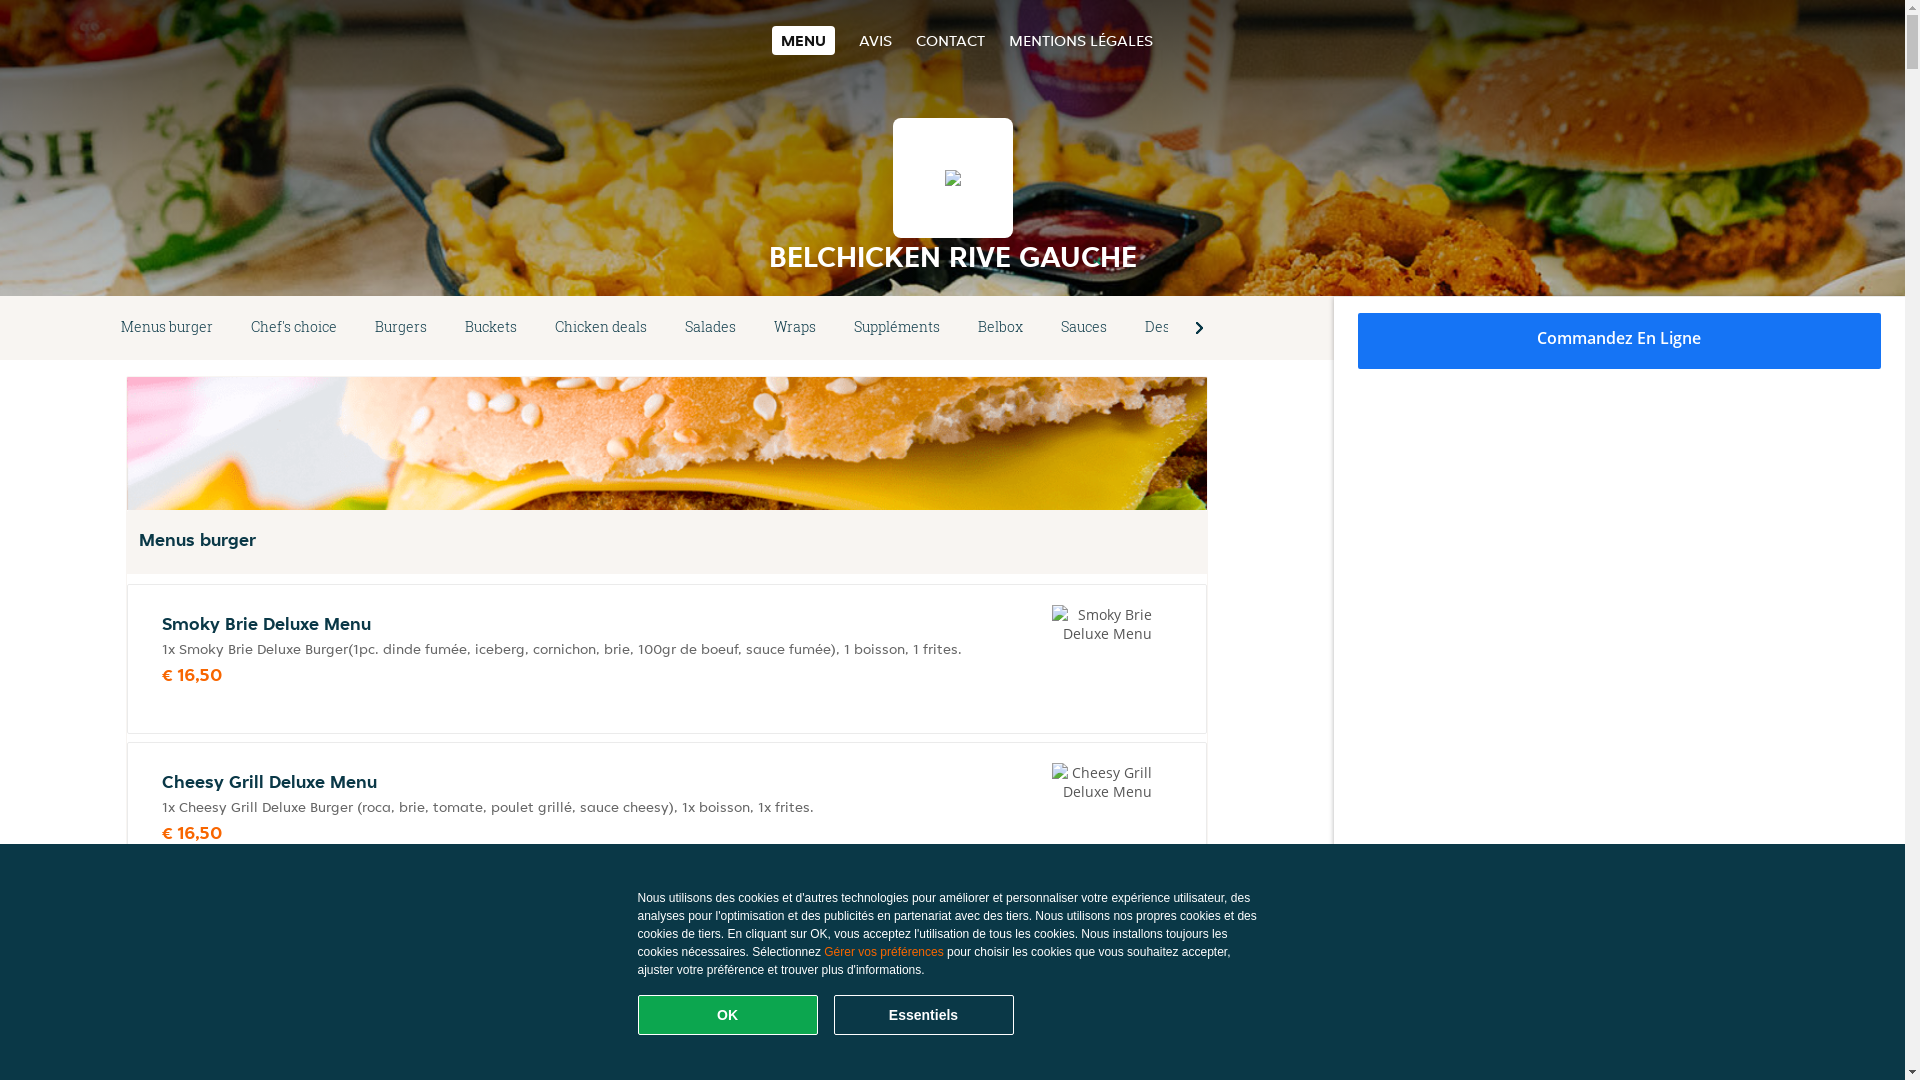 This screenshot has height=1080, width=1920. Describe the element at coordinates (794, 326) in the screenshot. I see `'Wraps'` at that location.